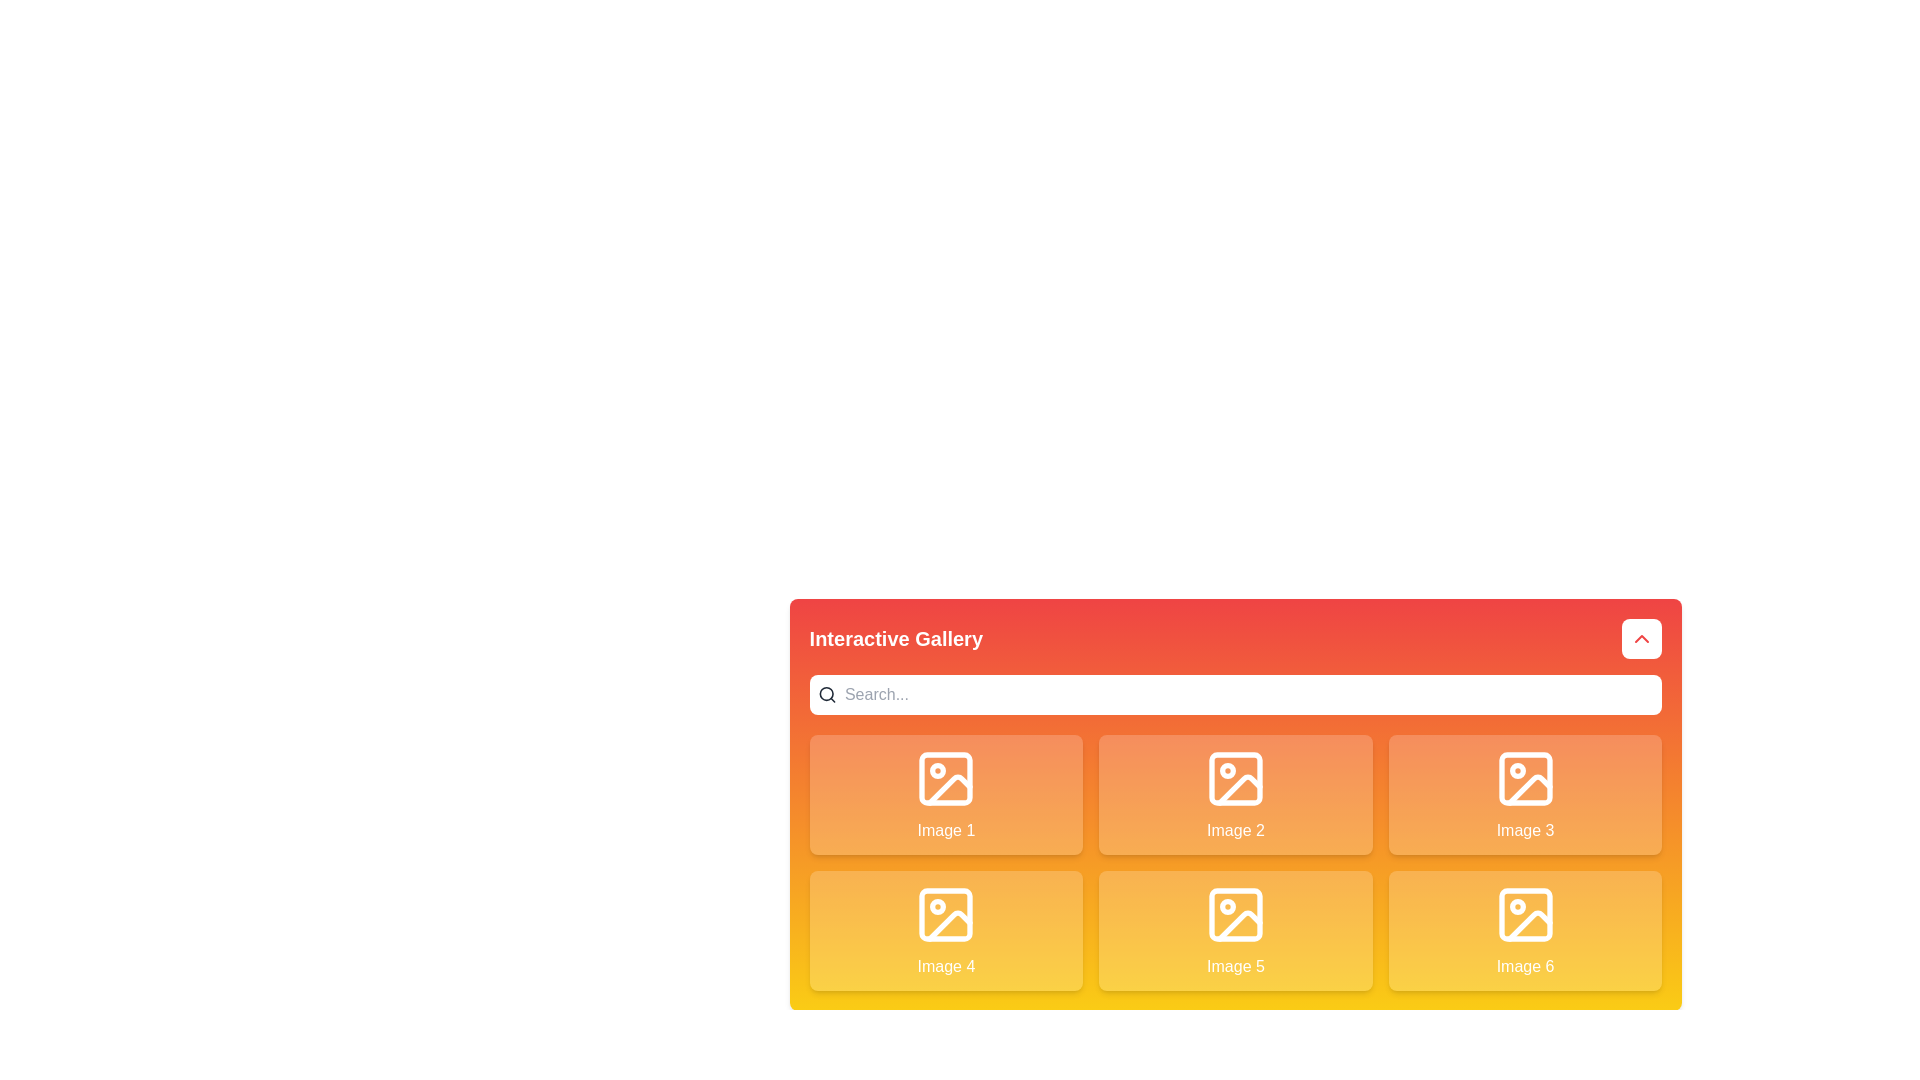  What do you see at coordinates (1234, 639) in the screenshot?
I see `the Header bar of the gallery component to focus it` at bounding box center [1234, 639].